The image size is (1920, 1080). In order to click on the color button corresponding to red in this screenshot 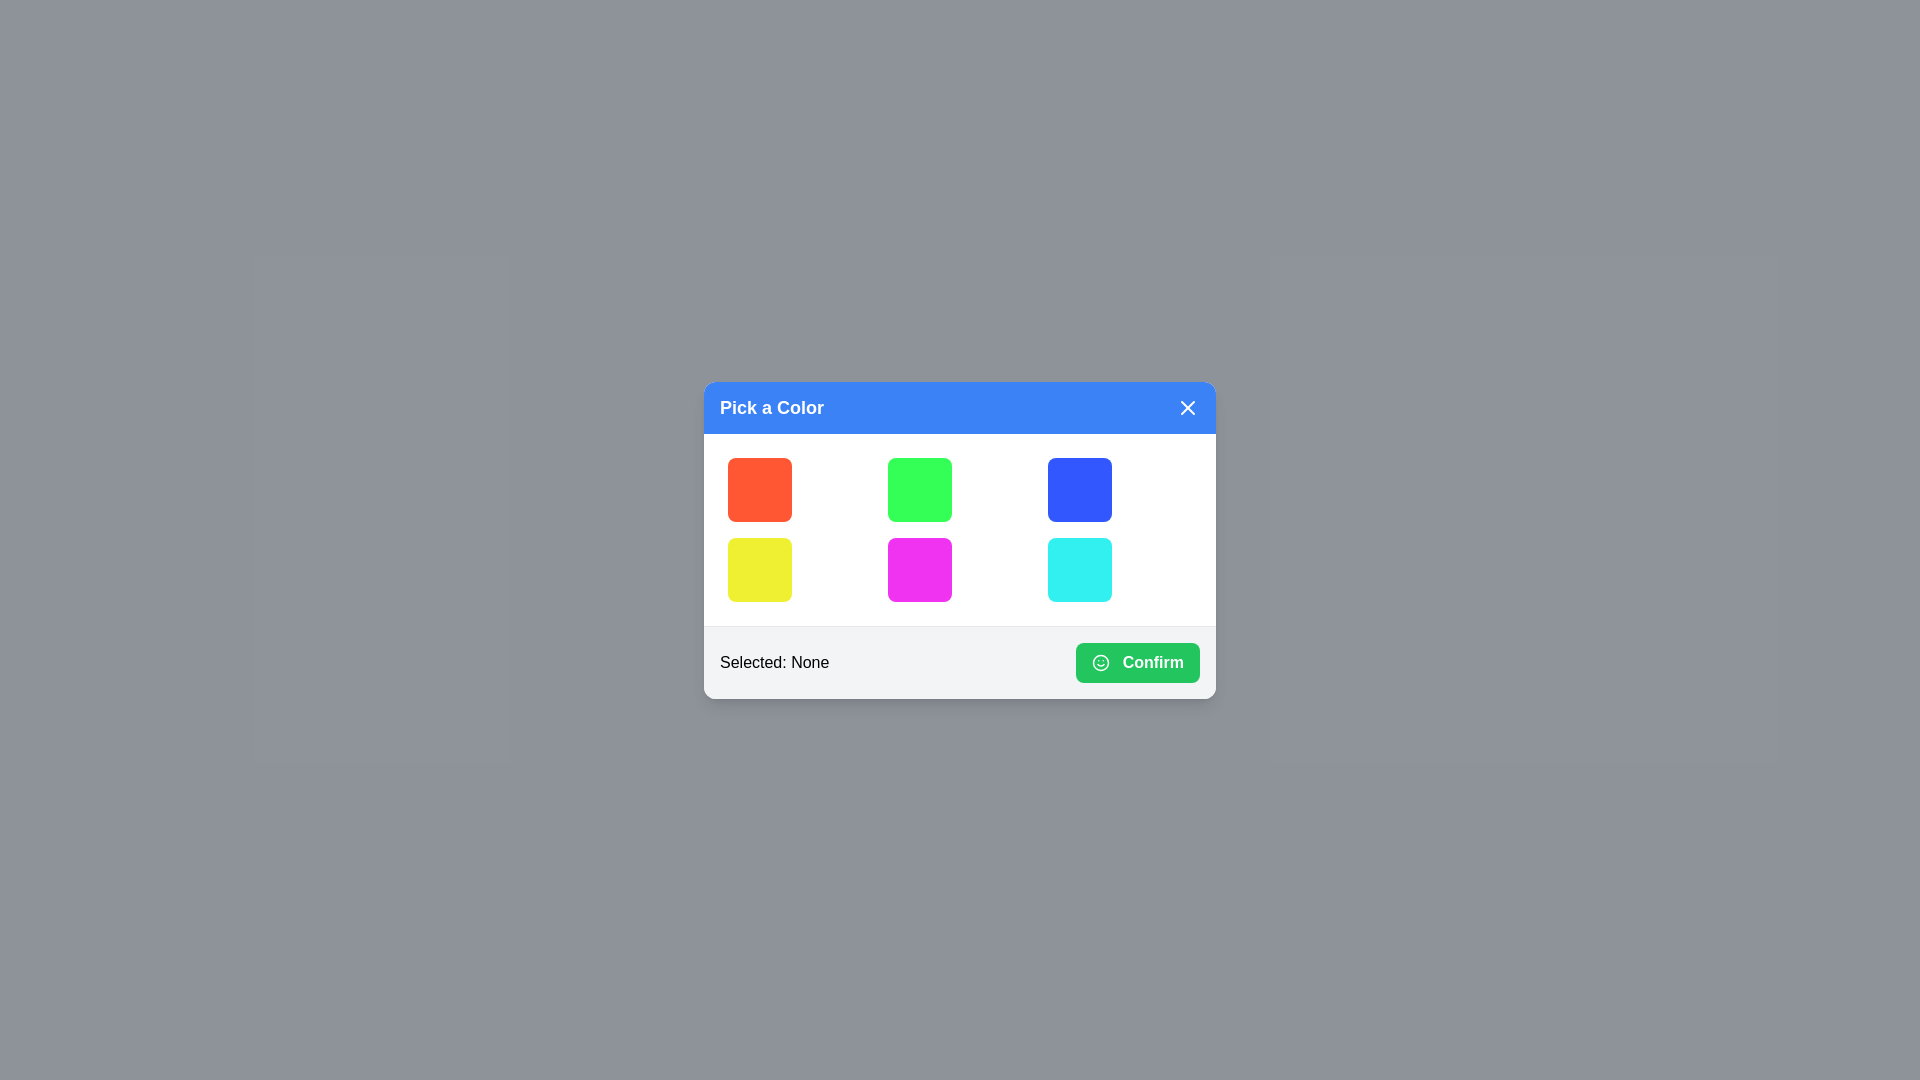, I will do `click(758, 489)`.